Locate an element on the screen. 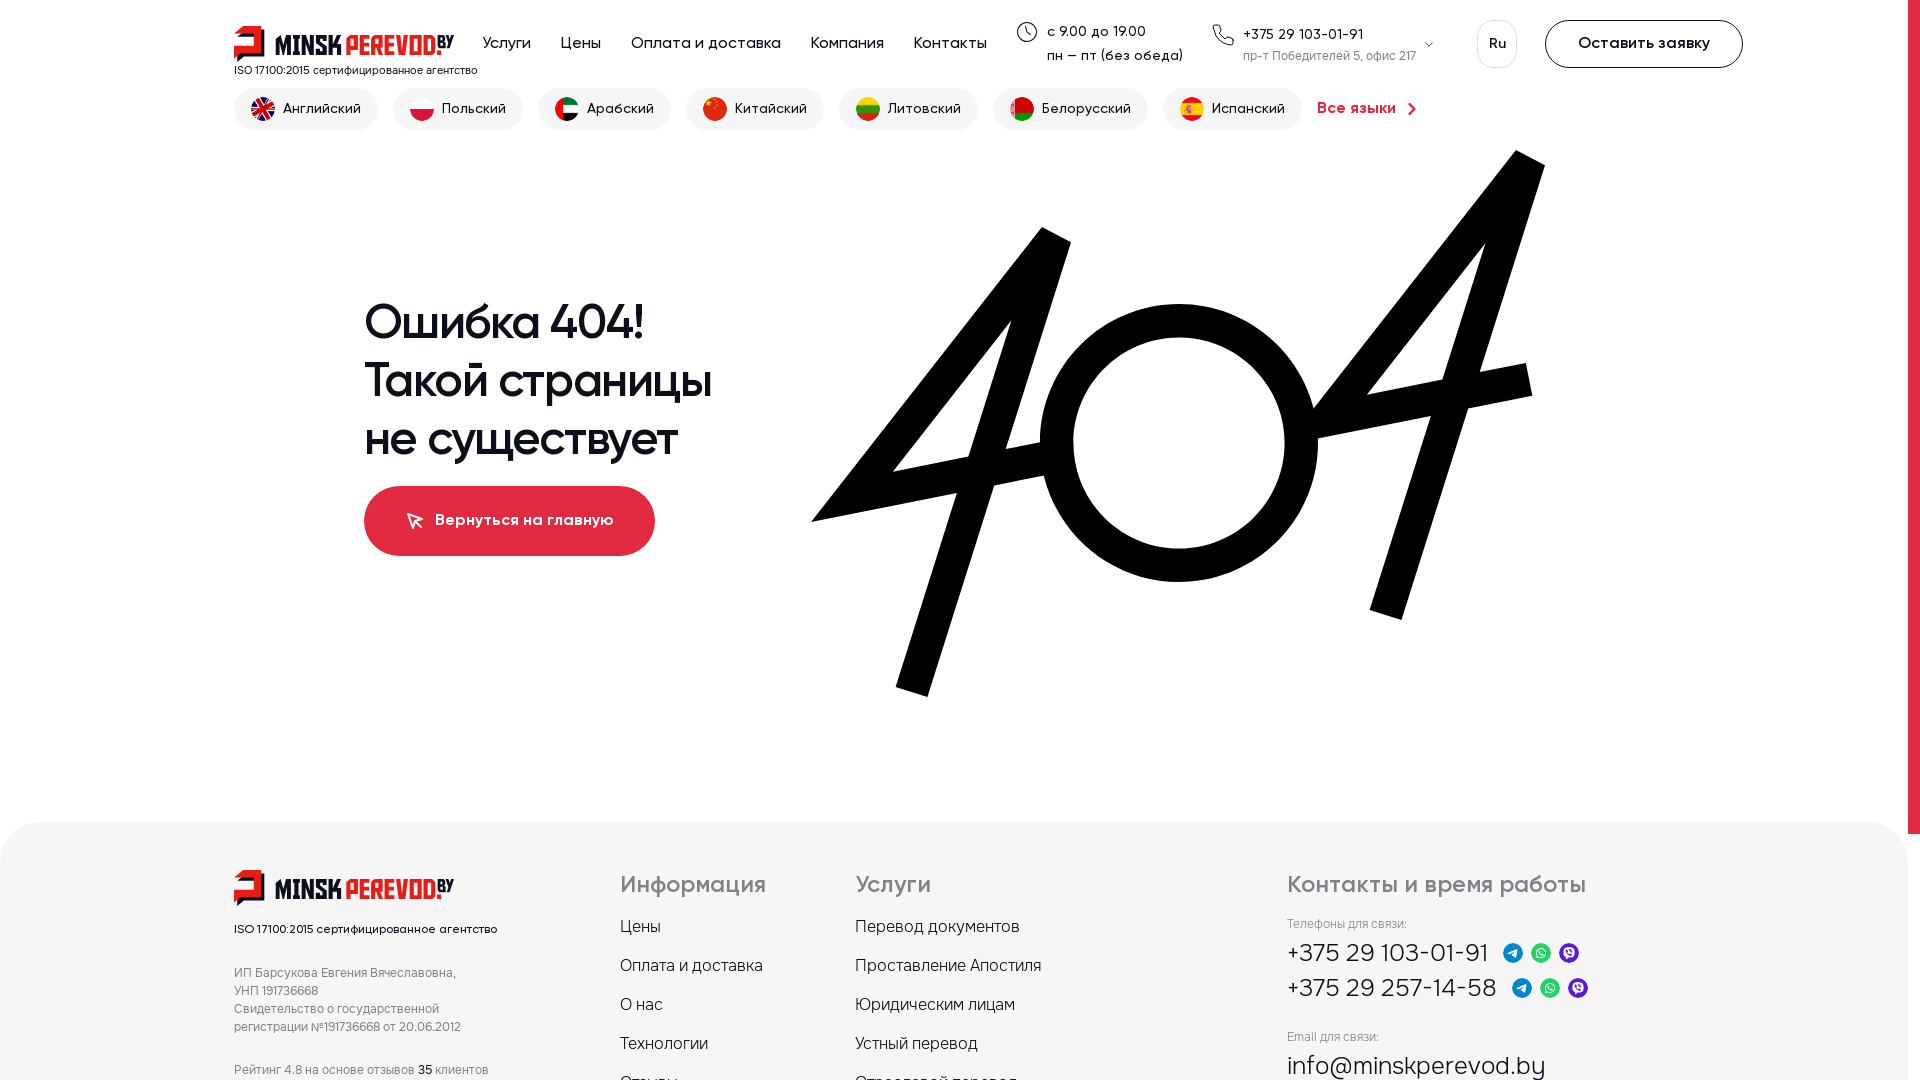  '+375 29 103-01-91' is located at coordinates (1302, 34).